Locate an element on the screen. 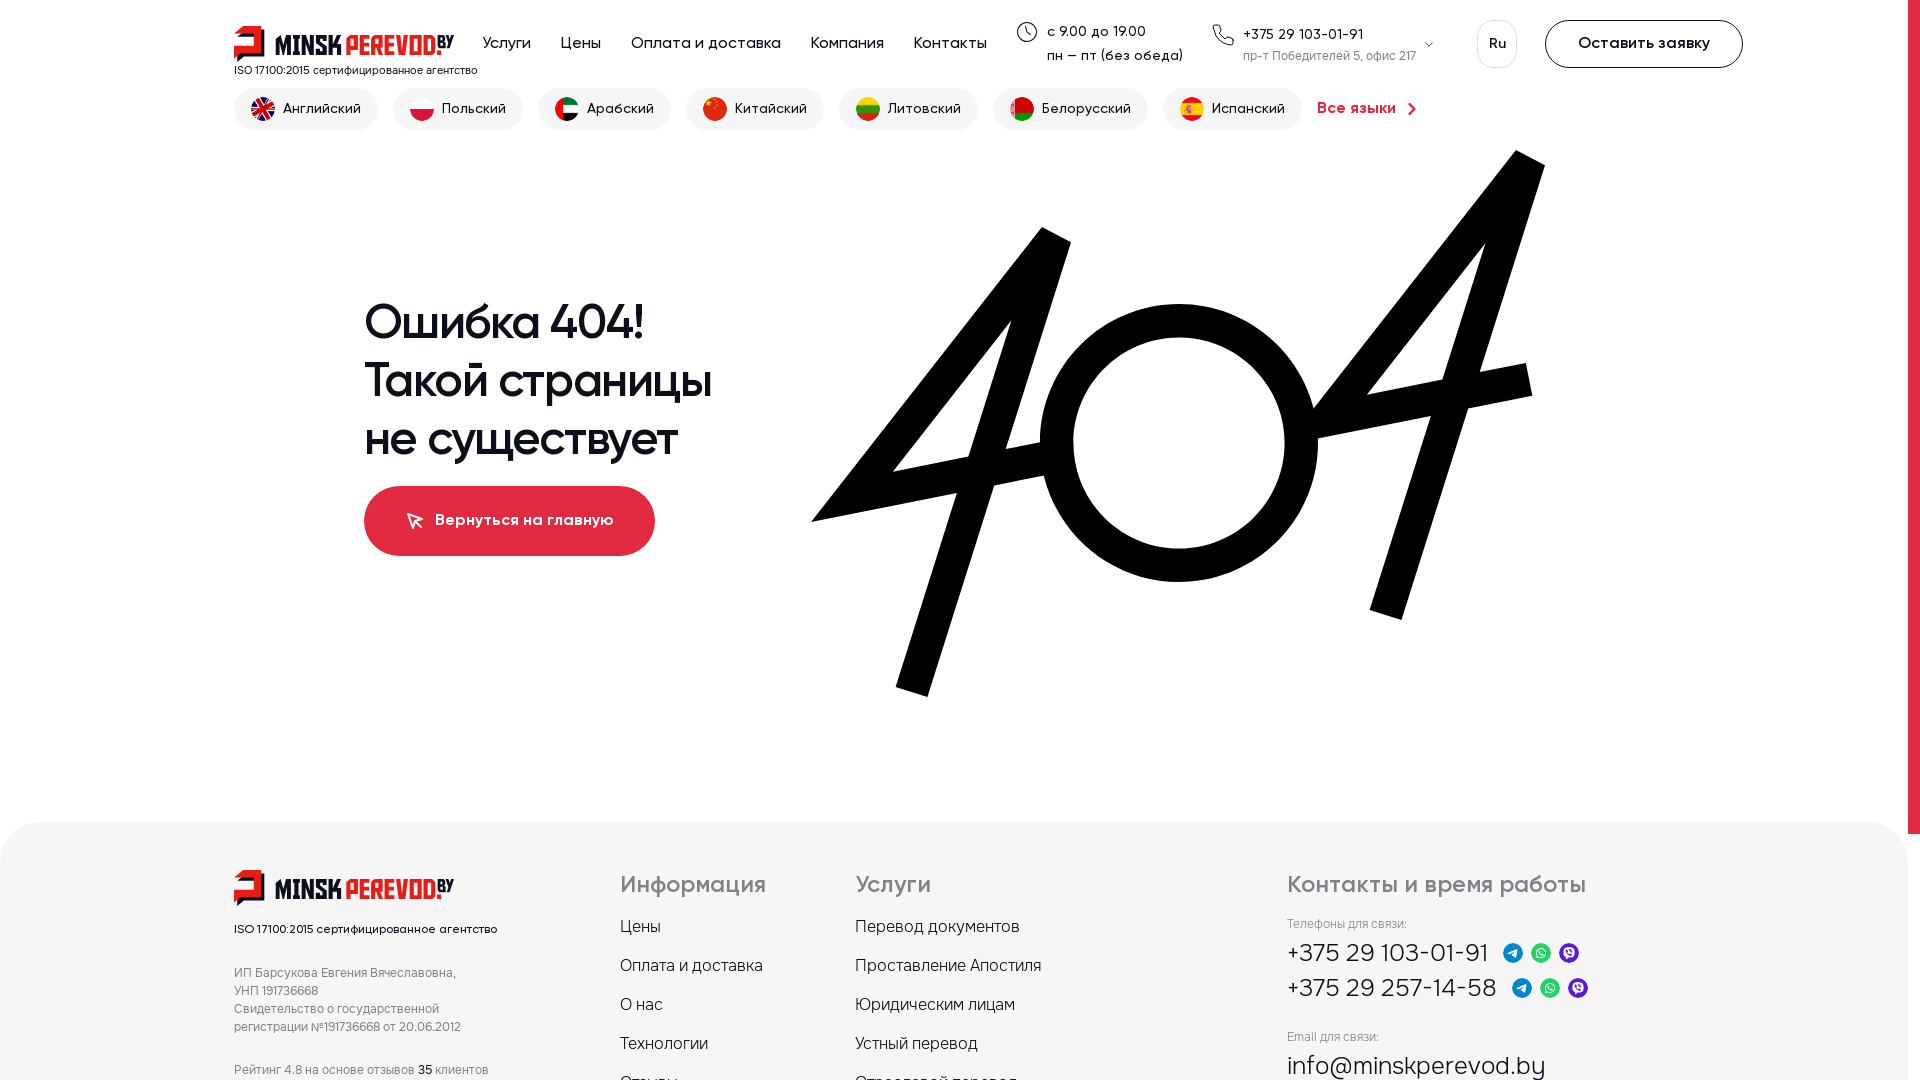  '+375 29 103-01-91' is located at coordinates (1302, 34).